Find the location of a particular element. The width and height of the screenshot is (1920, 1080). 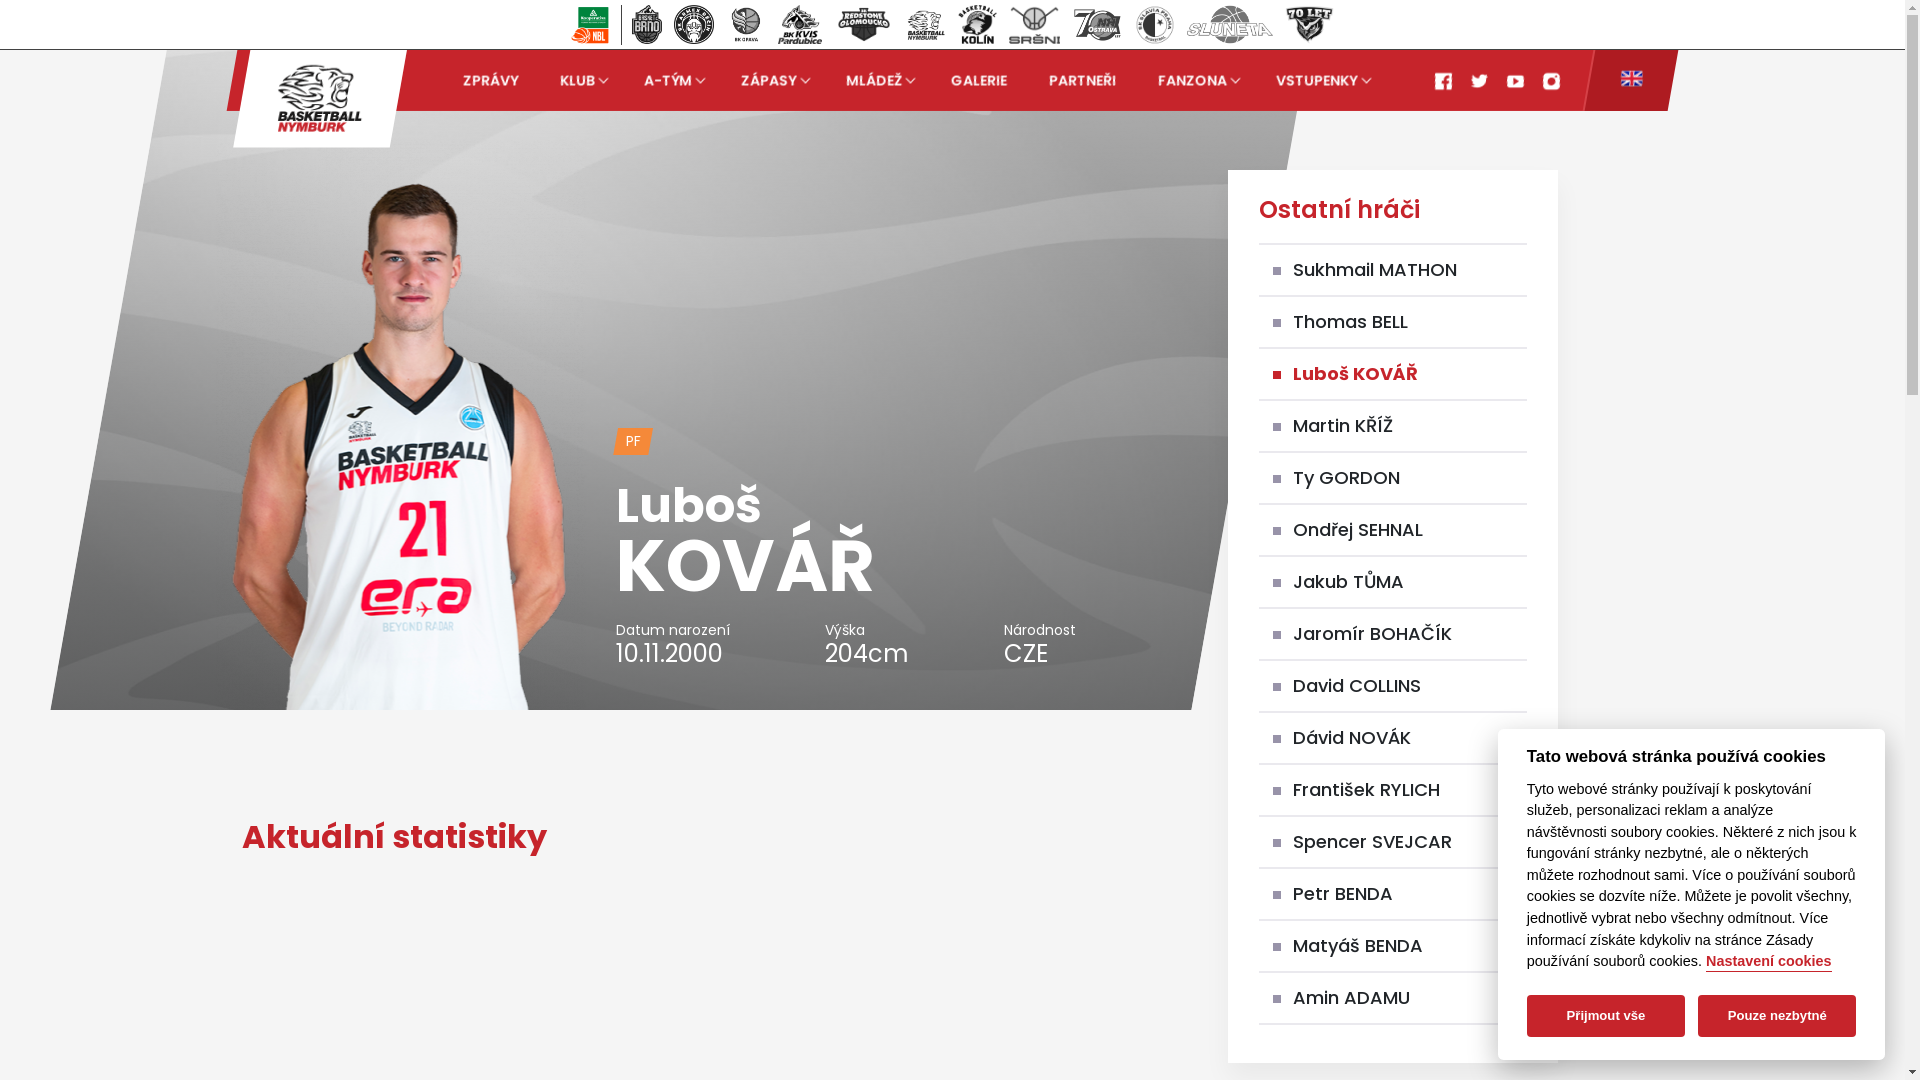

'FANZONA' is located at coordinates (1157, 79).